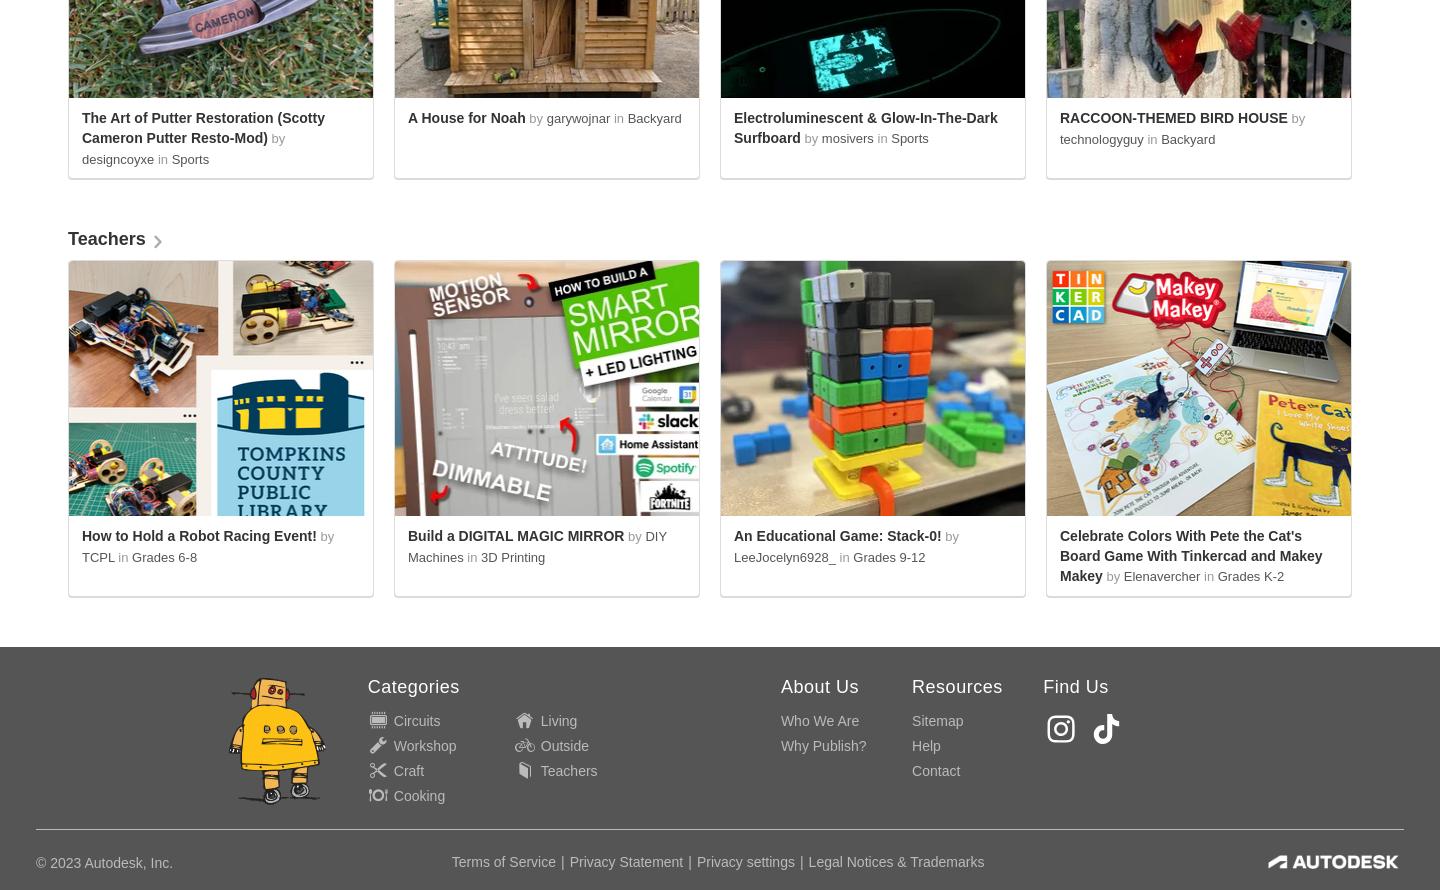 This screenshot has height=890, width=1440. Describe the element at coordinates (415, 719) in the screenshot. I see `'Circuits'` at that location.